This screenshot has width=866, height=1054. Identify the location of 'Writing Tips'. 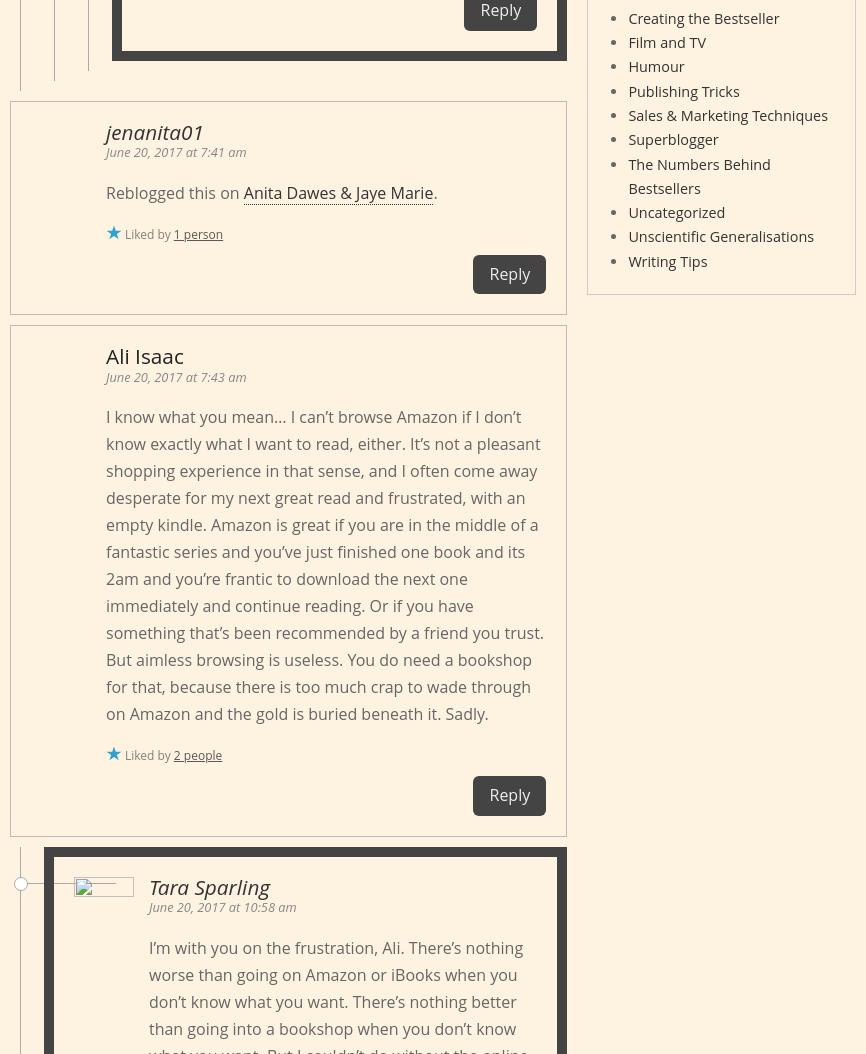
(666, 260).